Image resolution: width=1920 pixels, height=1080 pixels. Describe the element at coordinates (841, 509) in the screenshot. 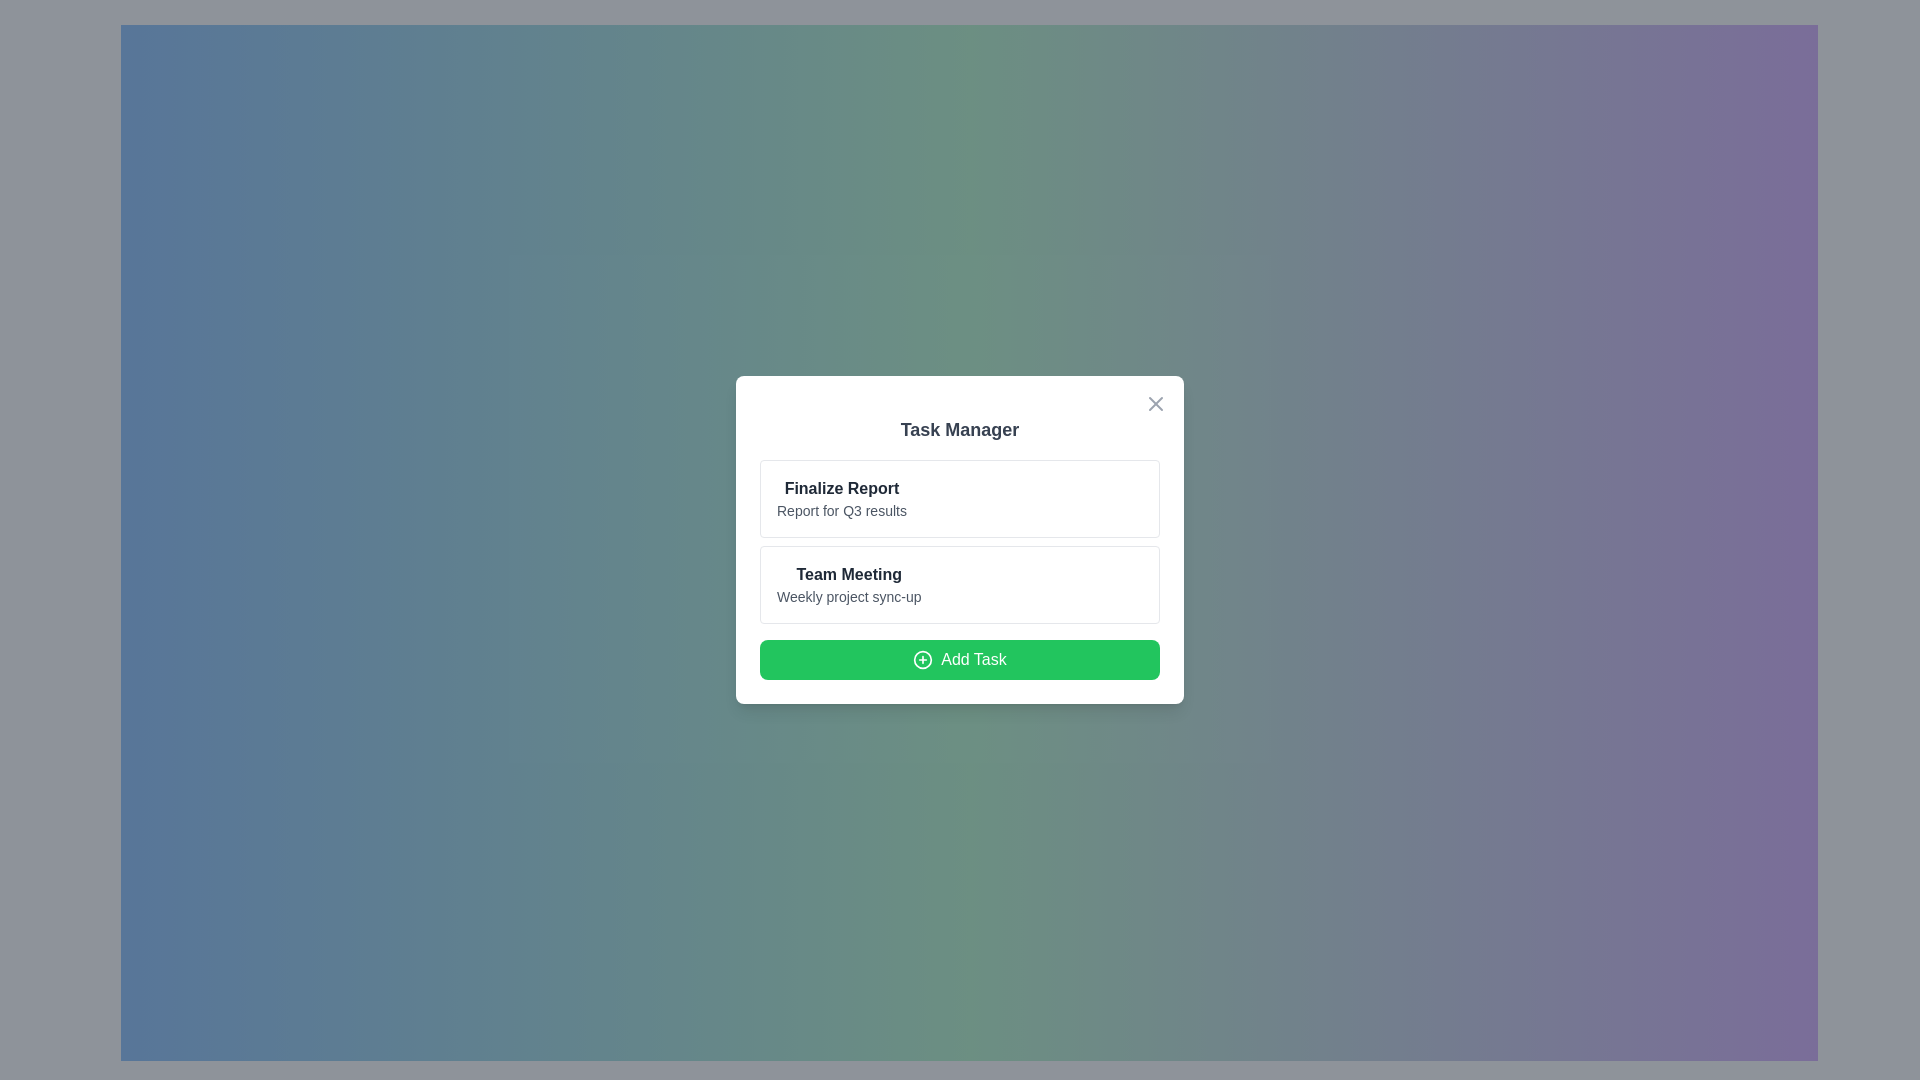

I see `text from the Text Label located inside the 'Task Manager' framed box, which is positioned beneath the 'Finalize Report' header and above the 'Team Meeting' task group` at that location.